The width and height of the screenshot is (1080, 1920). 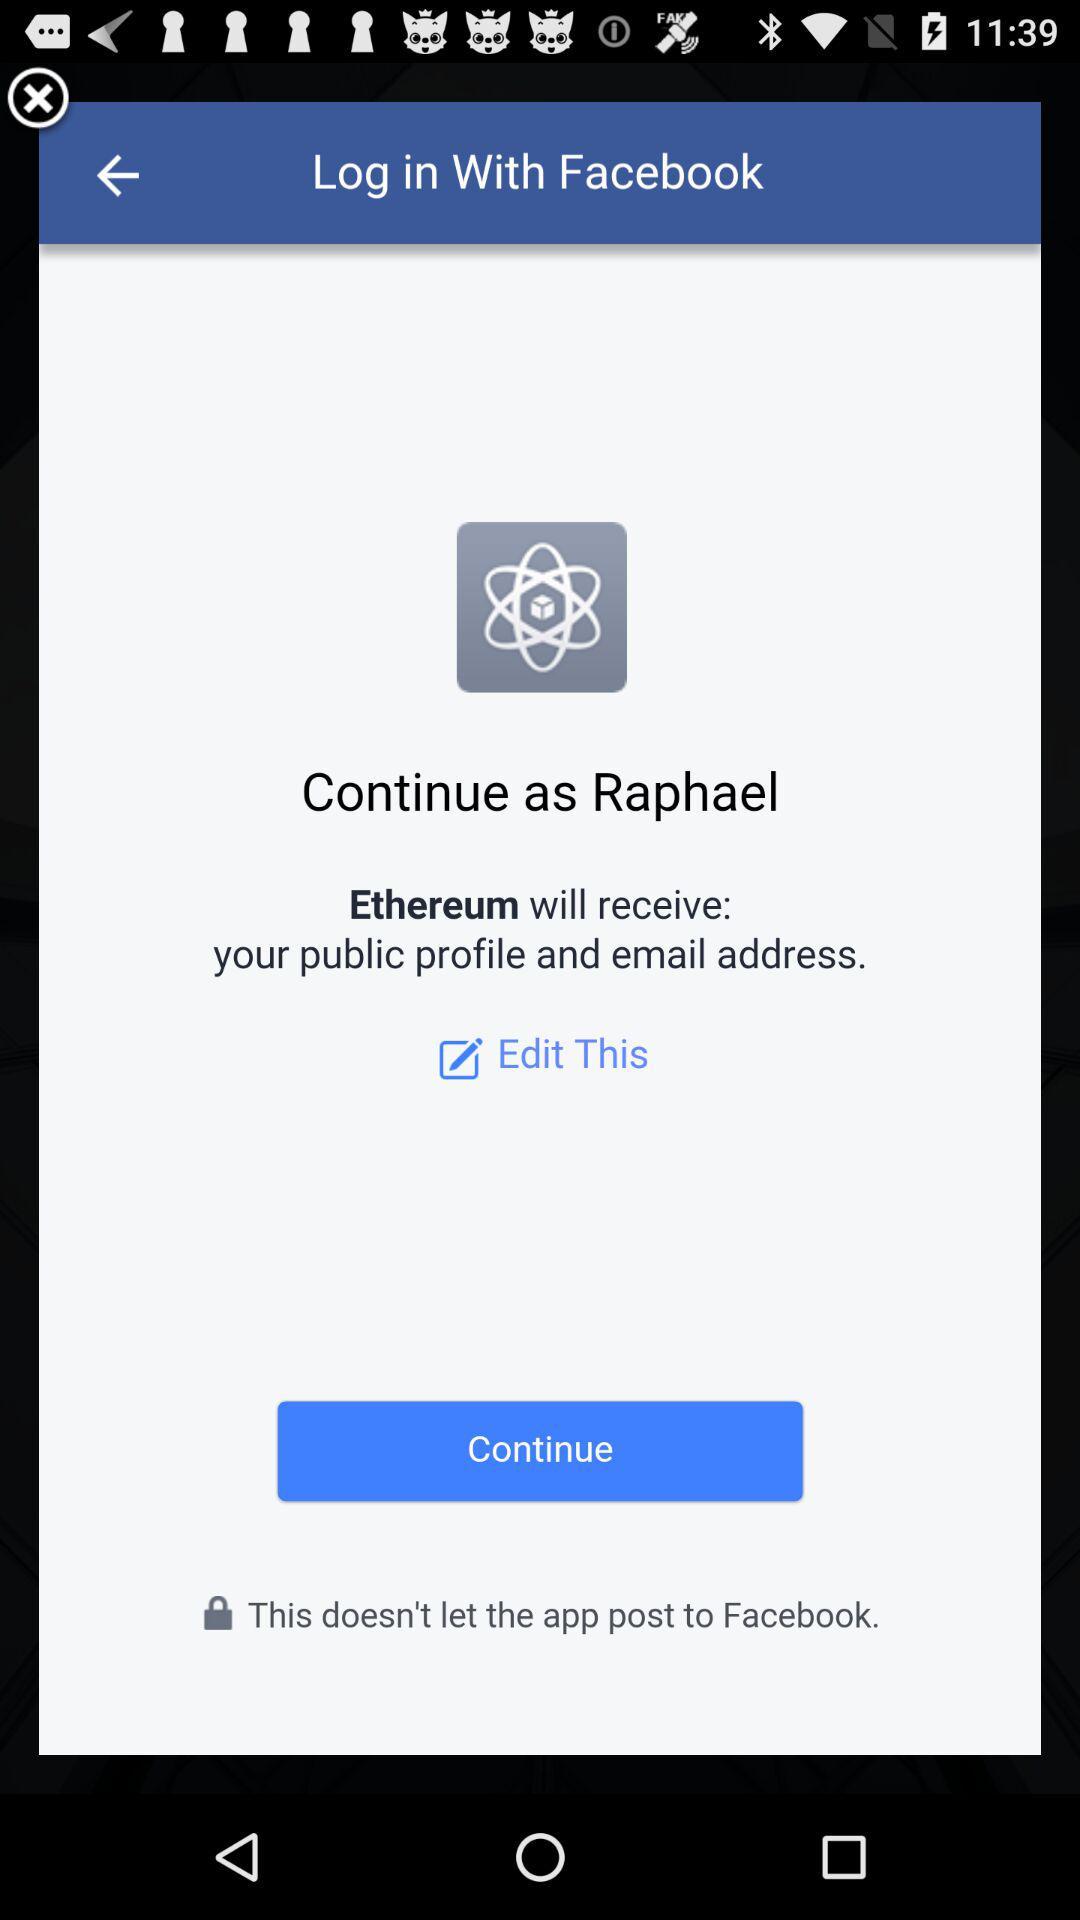 I want to click on close patturn, so click(x=38, y=100).